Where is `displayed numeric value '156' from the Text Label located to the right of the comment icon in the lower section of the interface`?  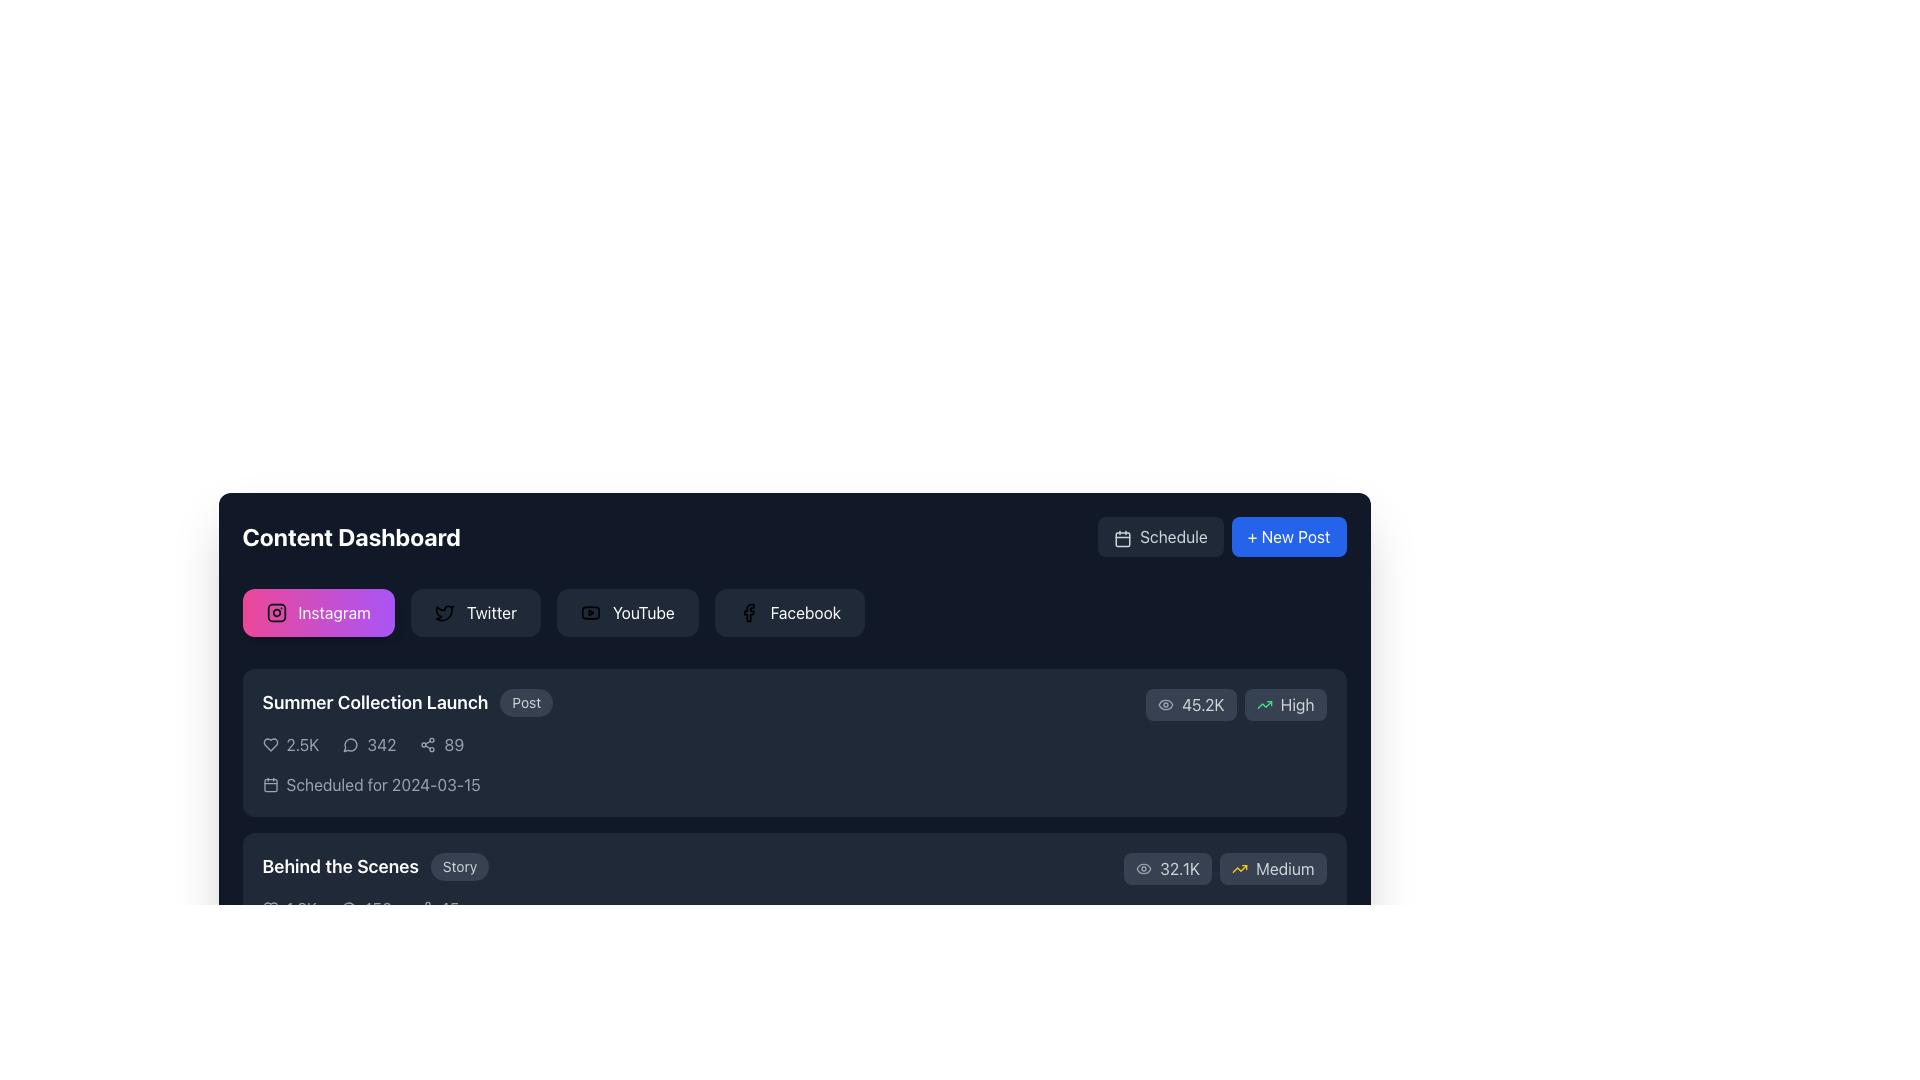 displayed numeric value '156' from the Text Label located to the right of the comment icon in the lower section of the interface is located at coordinates (378, 909).